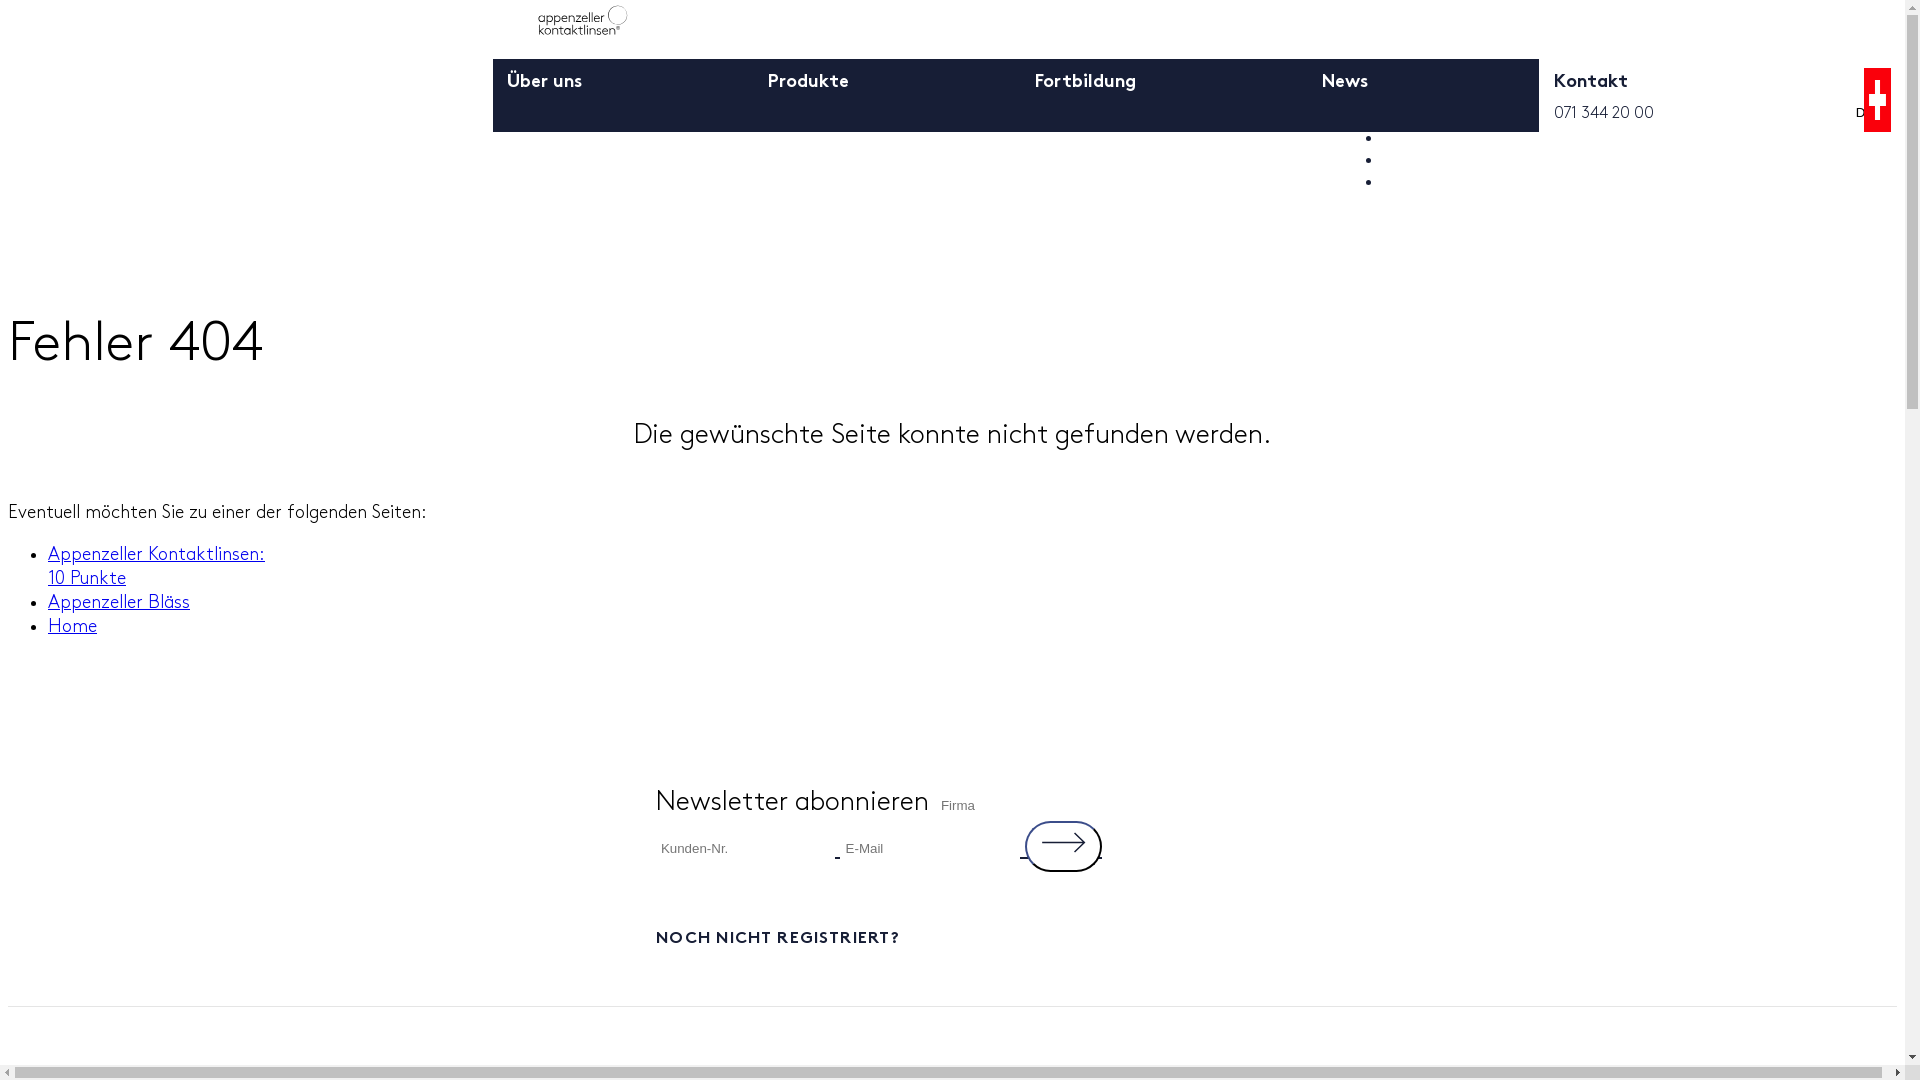  What do you see at coordinates (952, 936) in the screenshot?
I see `'NOCH NICHT REGISTRIERT?'` at bounding box center [952, 936].